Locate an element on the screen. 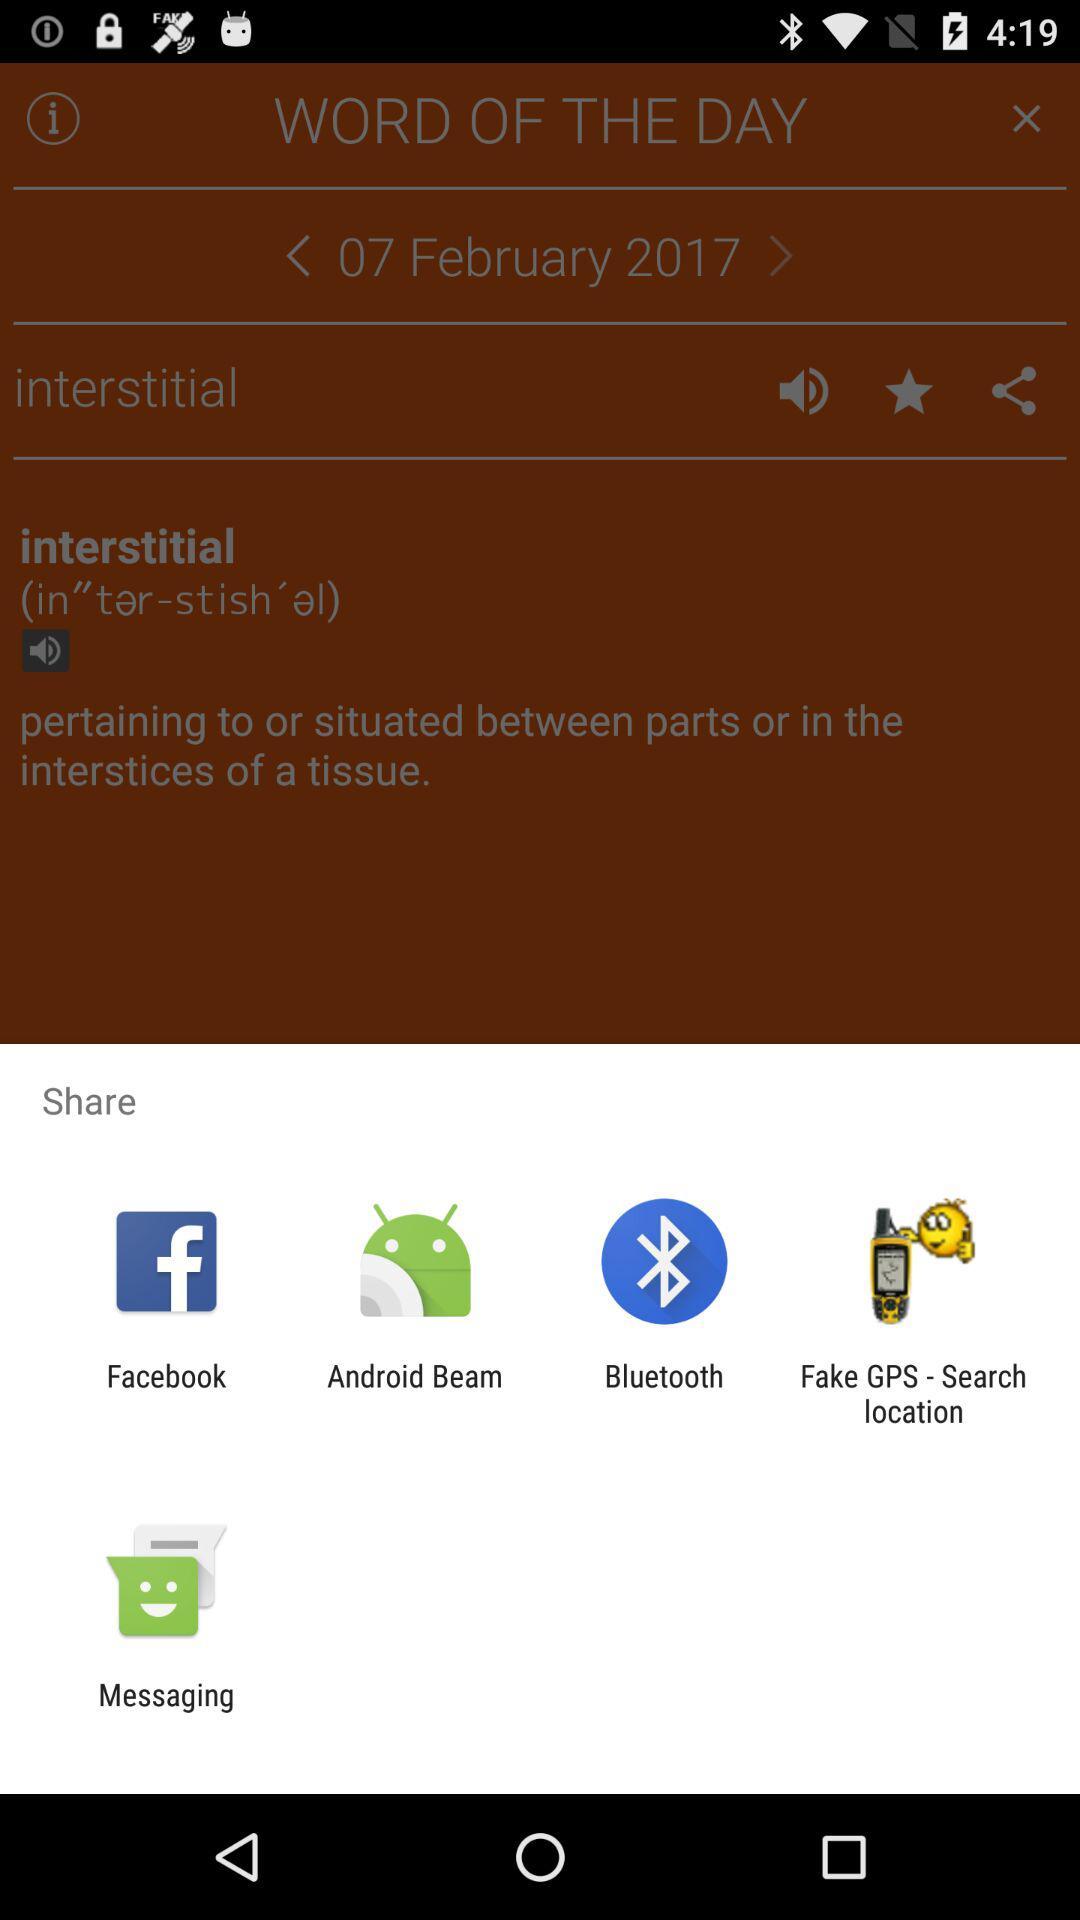 This screenshot has width=1080, height=1920. the bluetooth icon is located at coordinates (664, 1392).